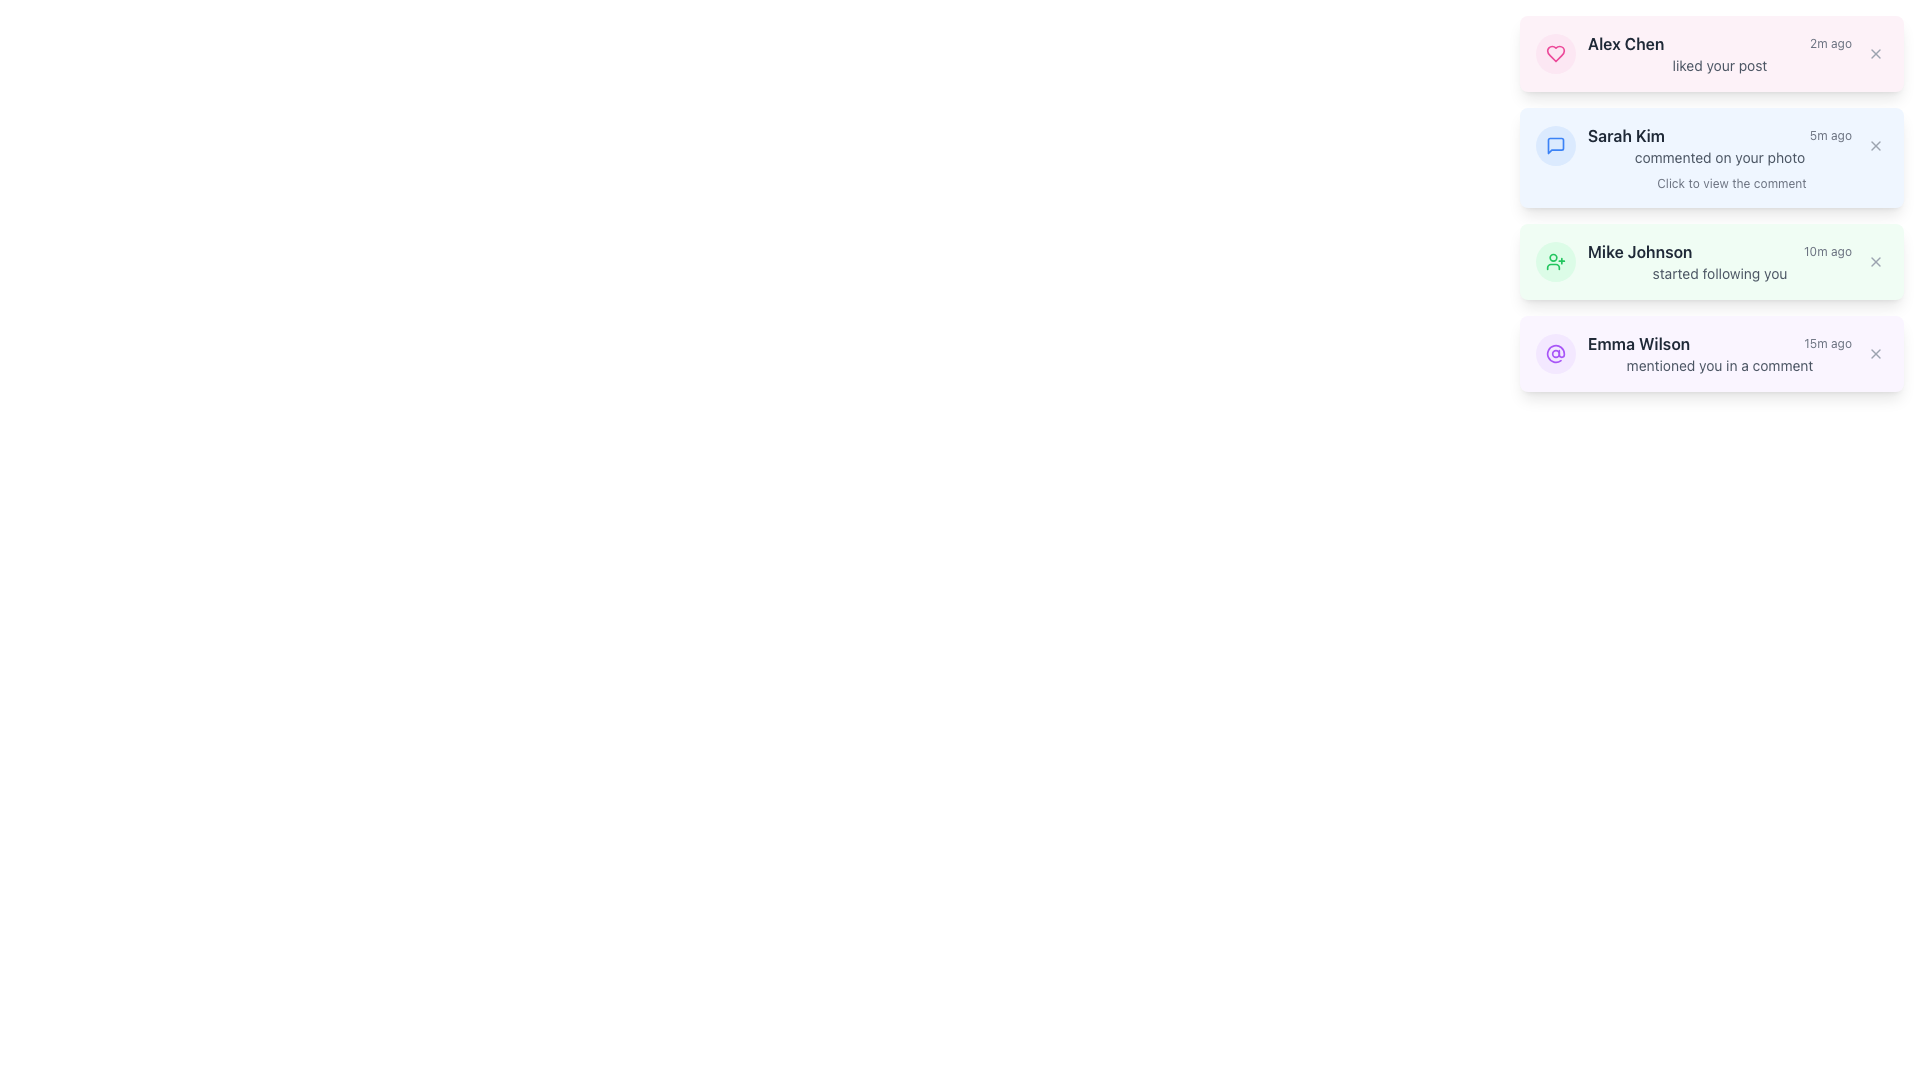 This screenshot has width=1920, height=1080. I want to click on the text display showing 'Alex Chen' in the top-left section of its notification component to associate the name contextually with the notification, so click(1626, 43).